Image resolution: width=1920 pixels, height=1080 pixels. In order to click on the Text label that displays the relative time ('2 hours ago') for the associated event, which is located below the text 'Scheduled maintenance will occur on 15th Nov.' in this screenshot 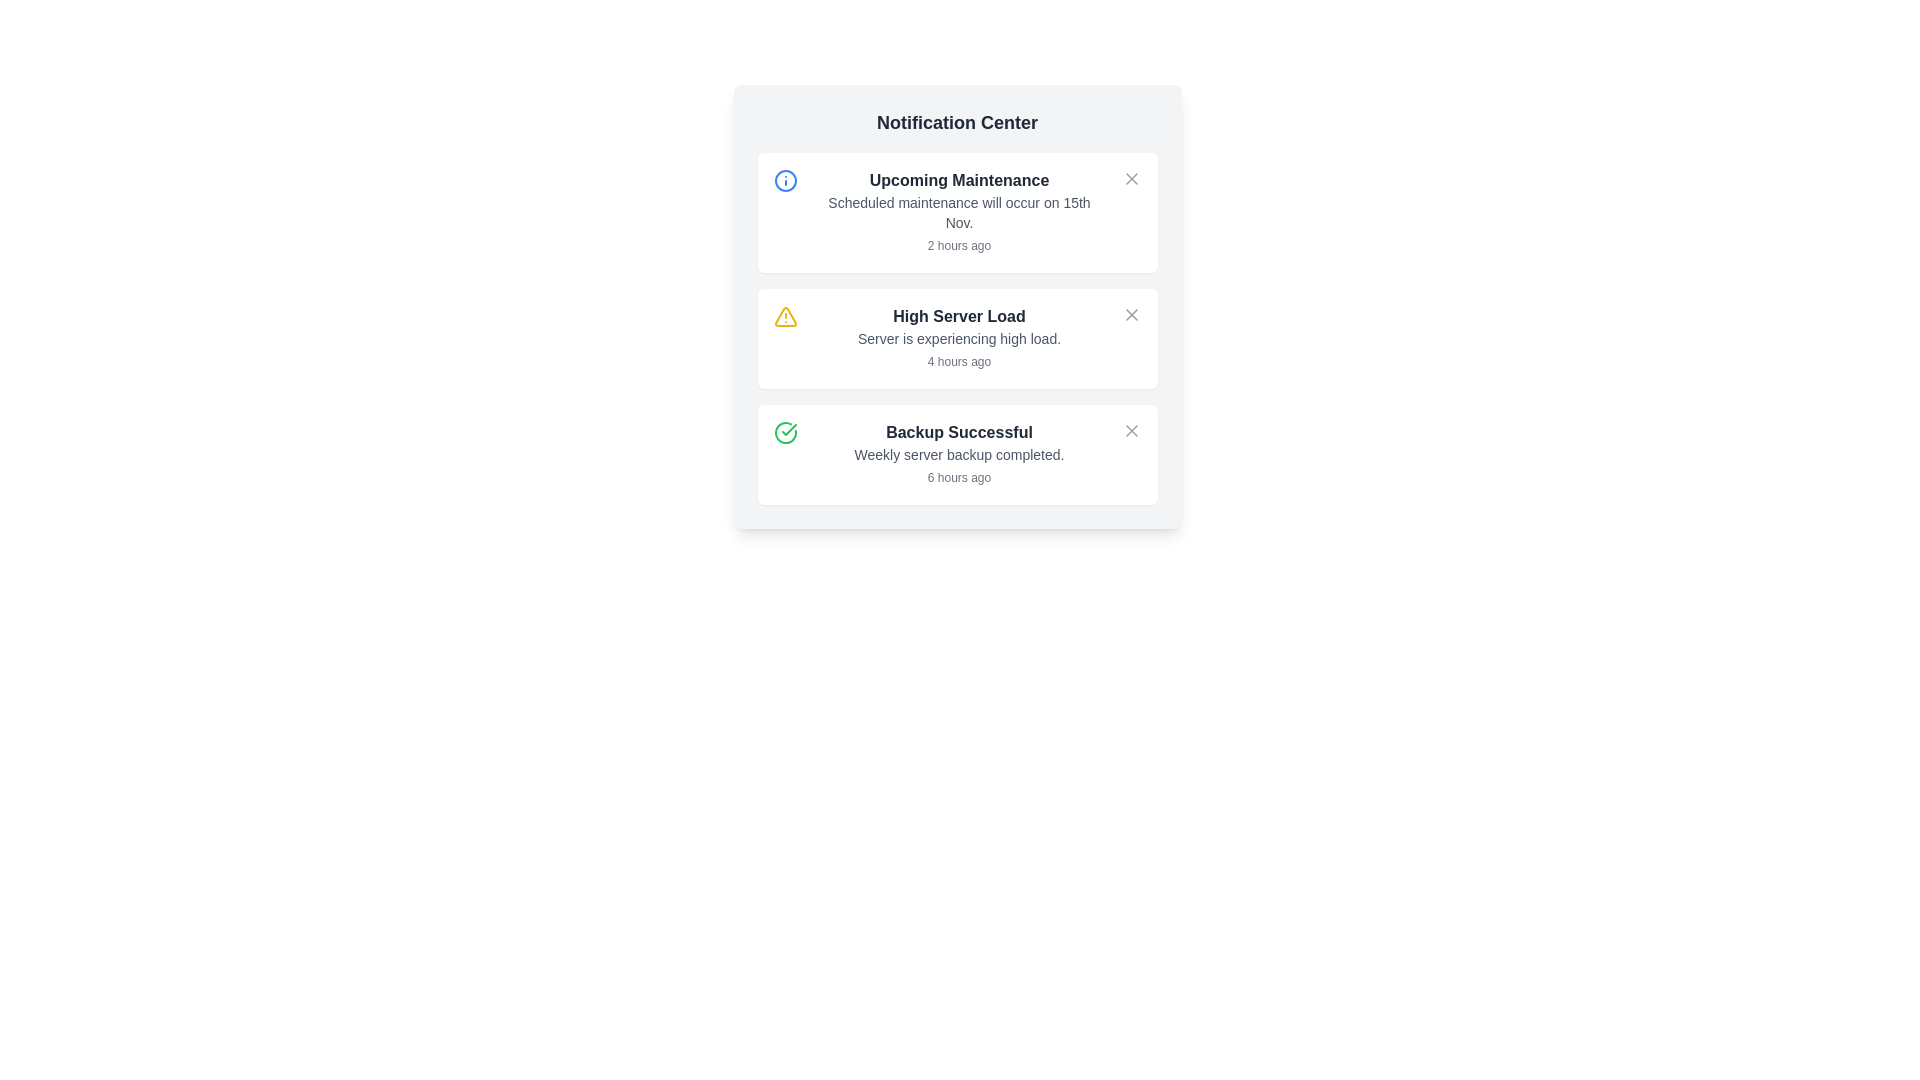, I will do `click(958, 245)`.